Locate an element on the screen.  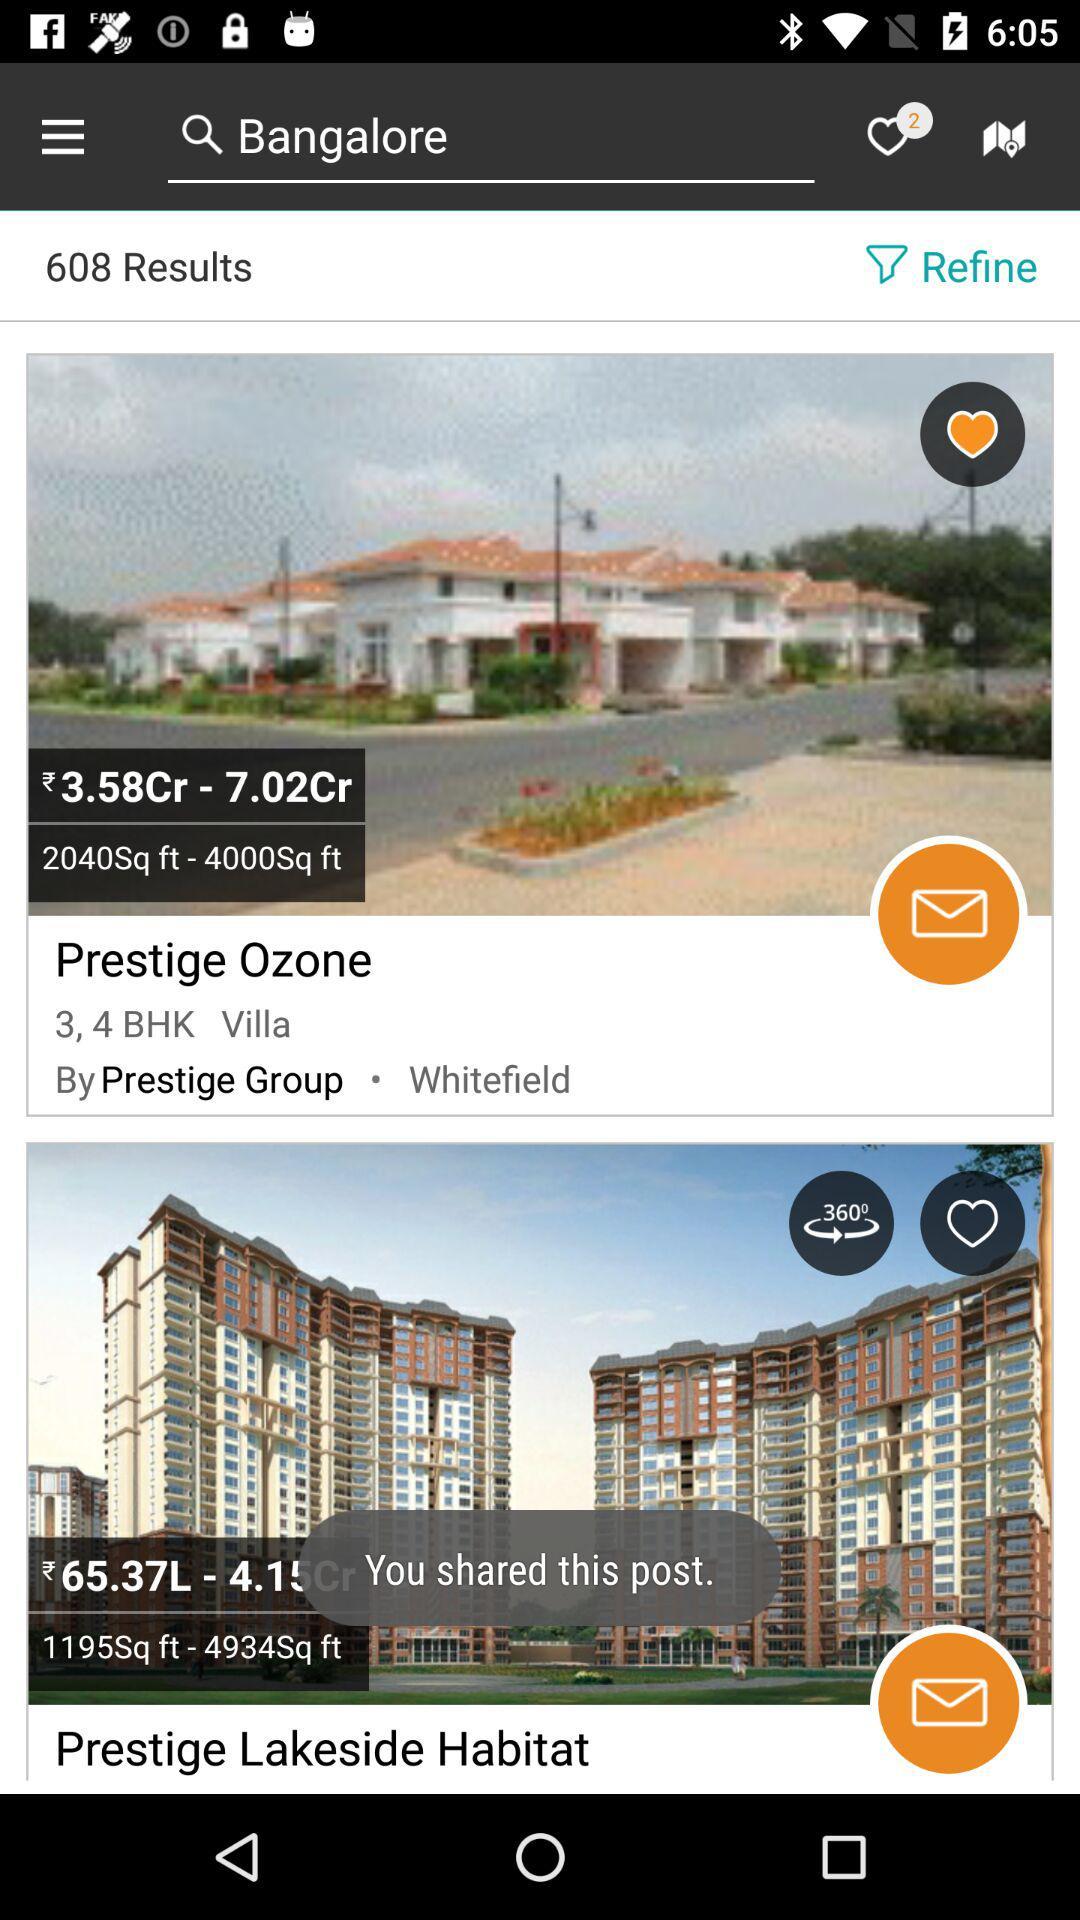
this option is located at coordinates (971, 1222).